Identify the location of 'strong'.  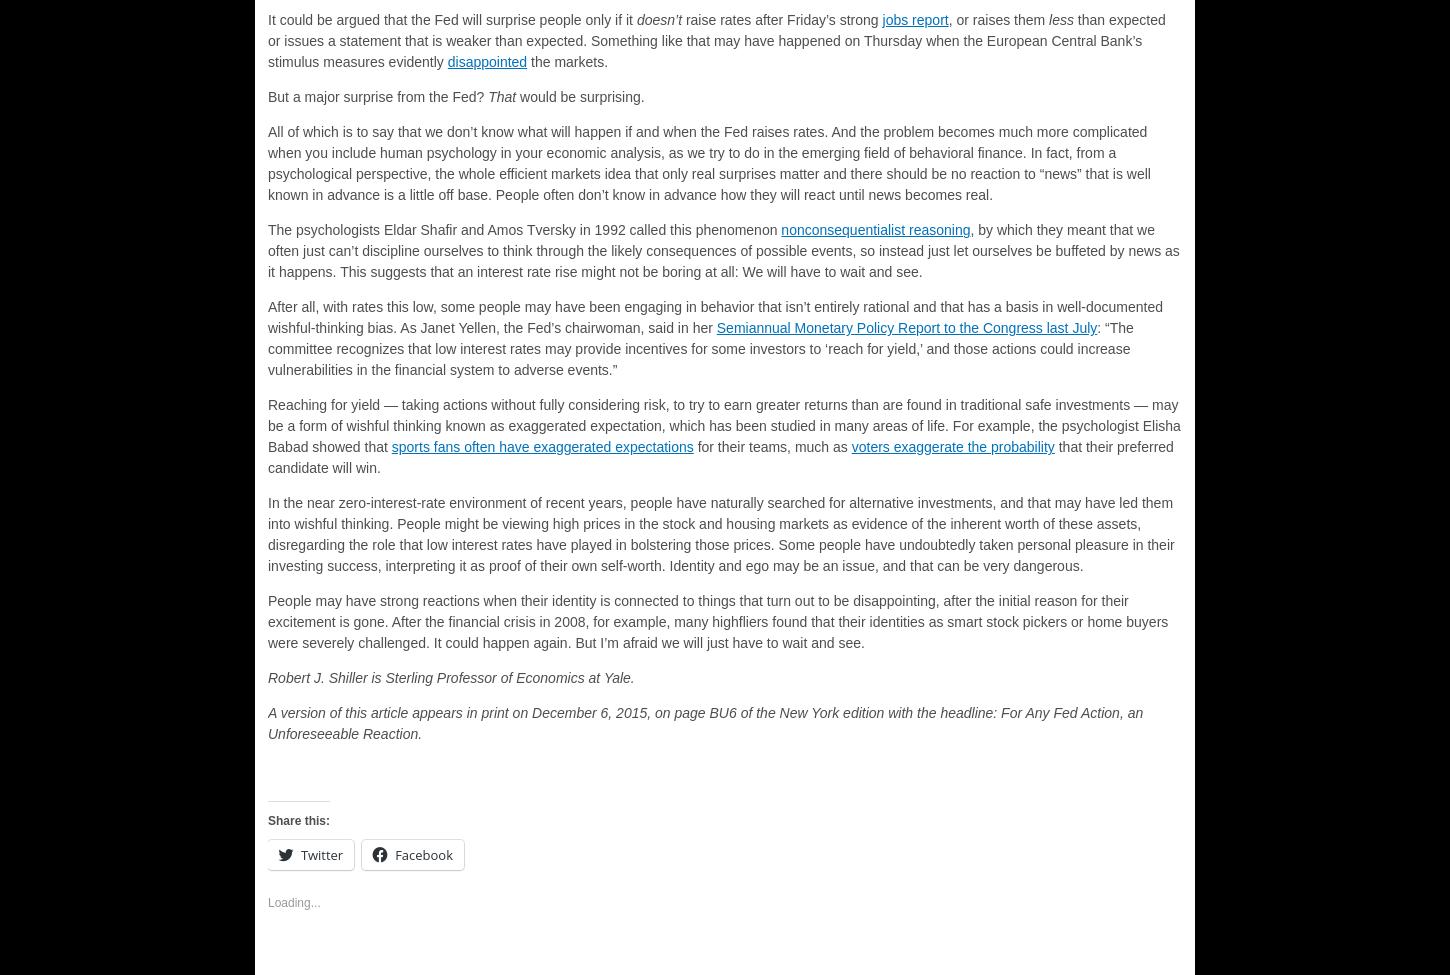
(857, 19).